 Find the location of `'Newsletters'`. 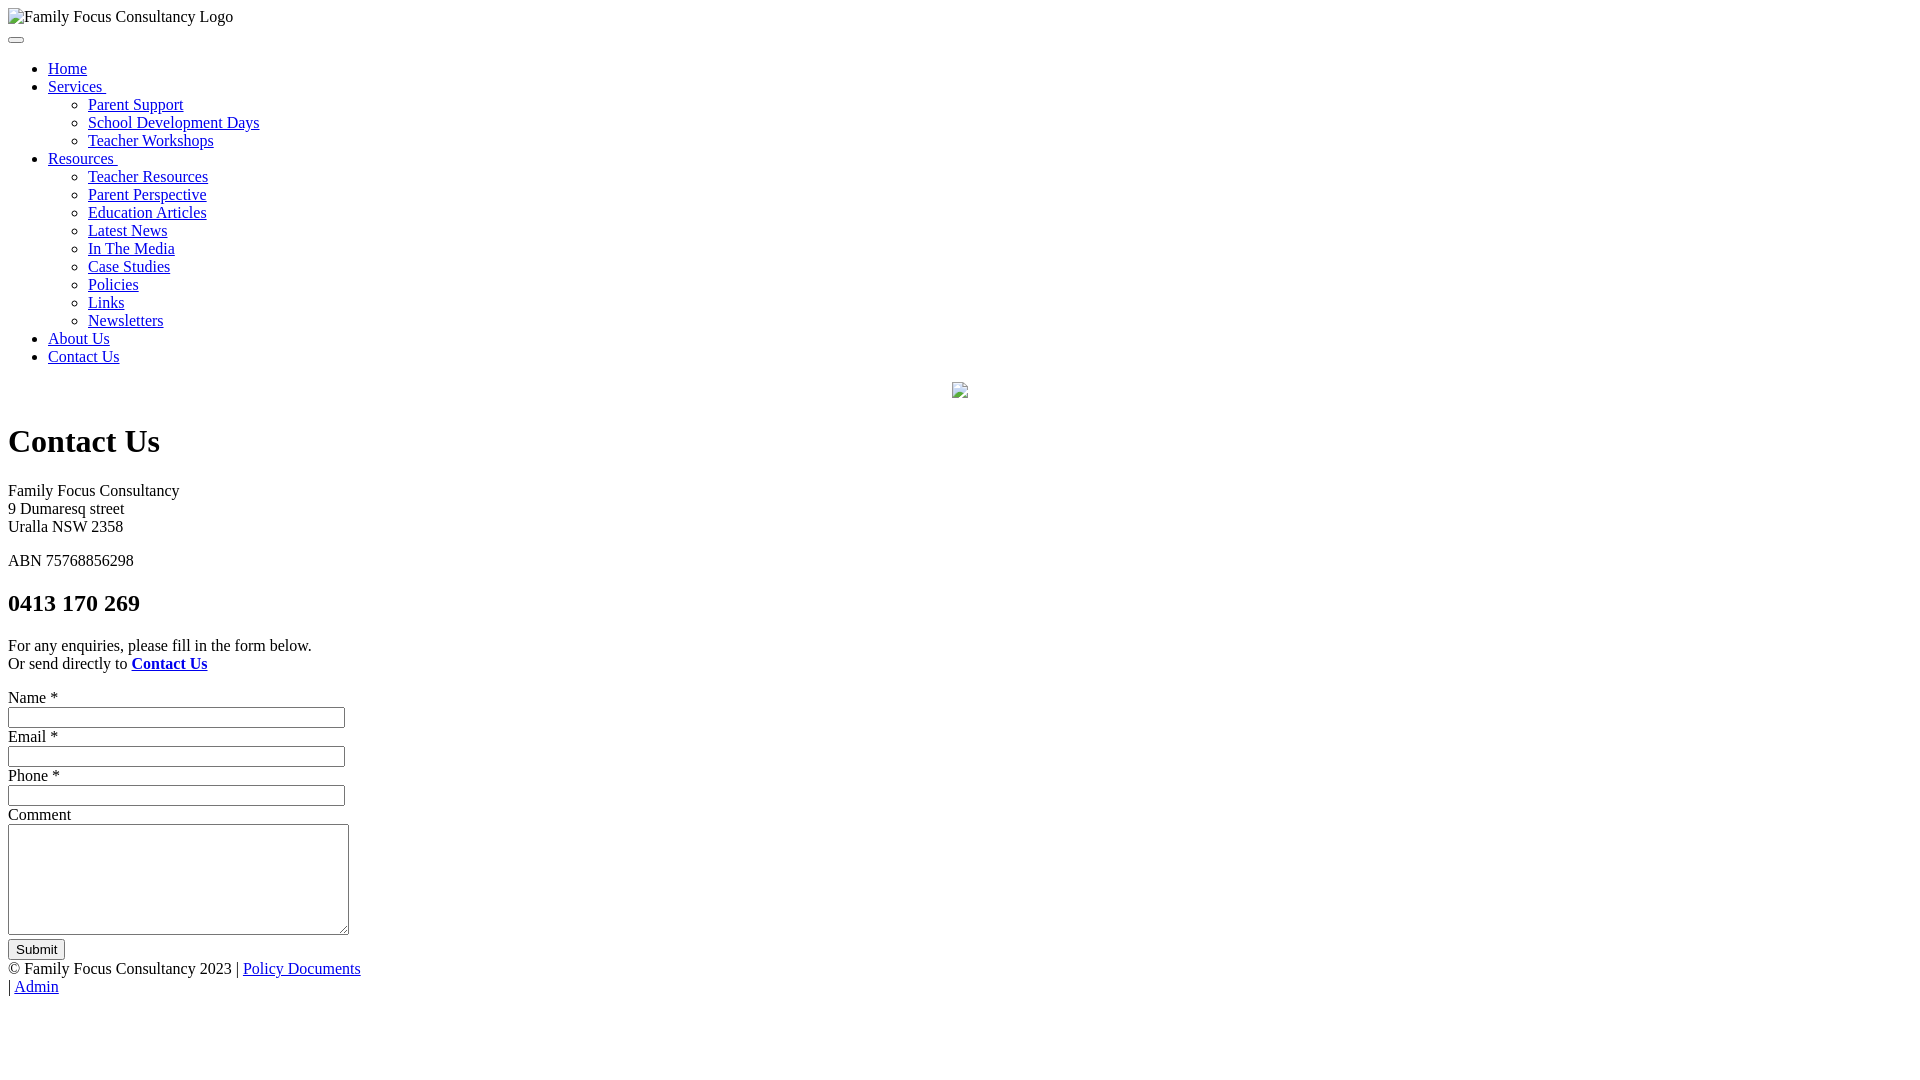

'Newsletters' is located at coordinates (86, 319).